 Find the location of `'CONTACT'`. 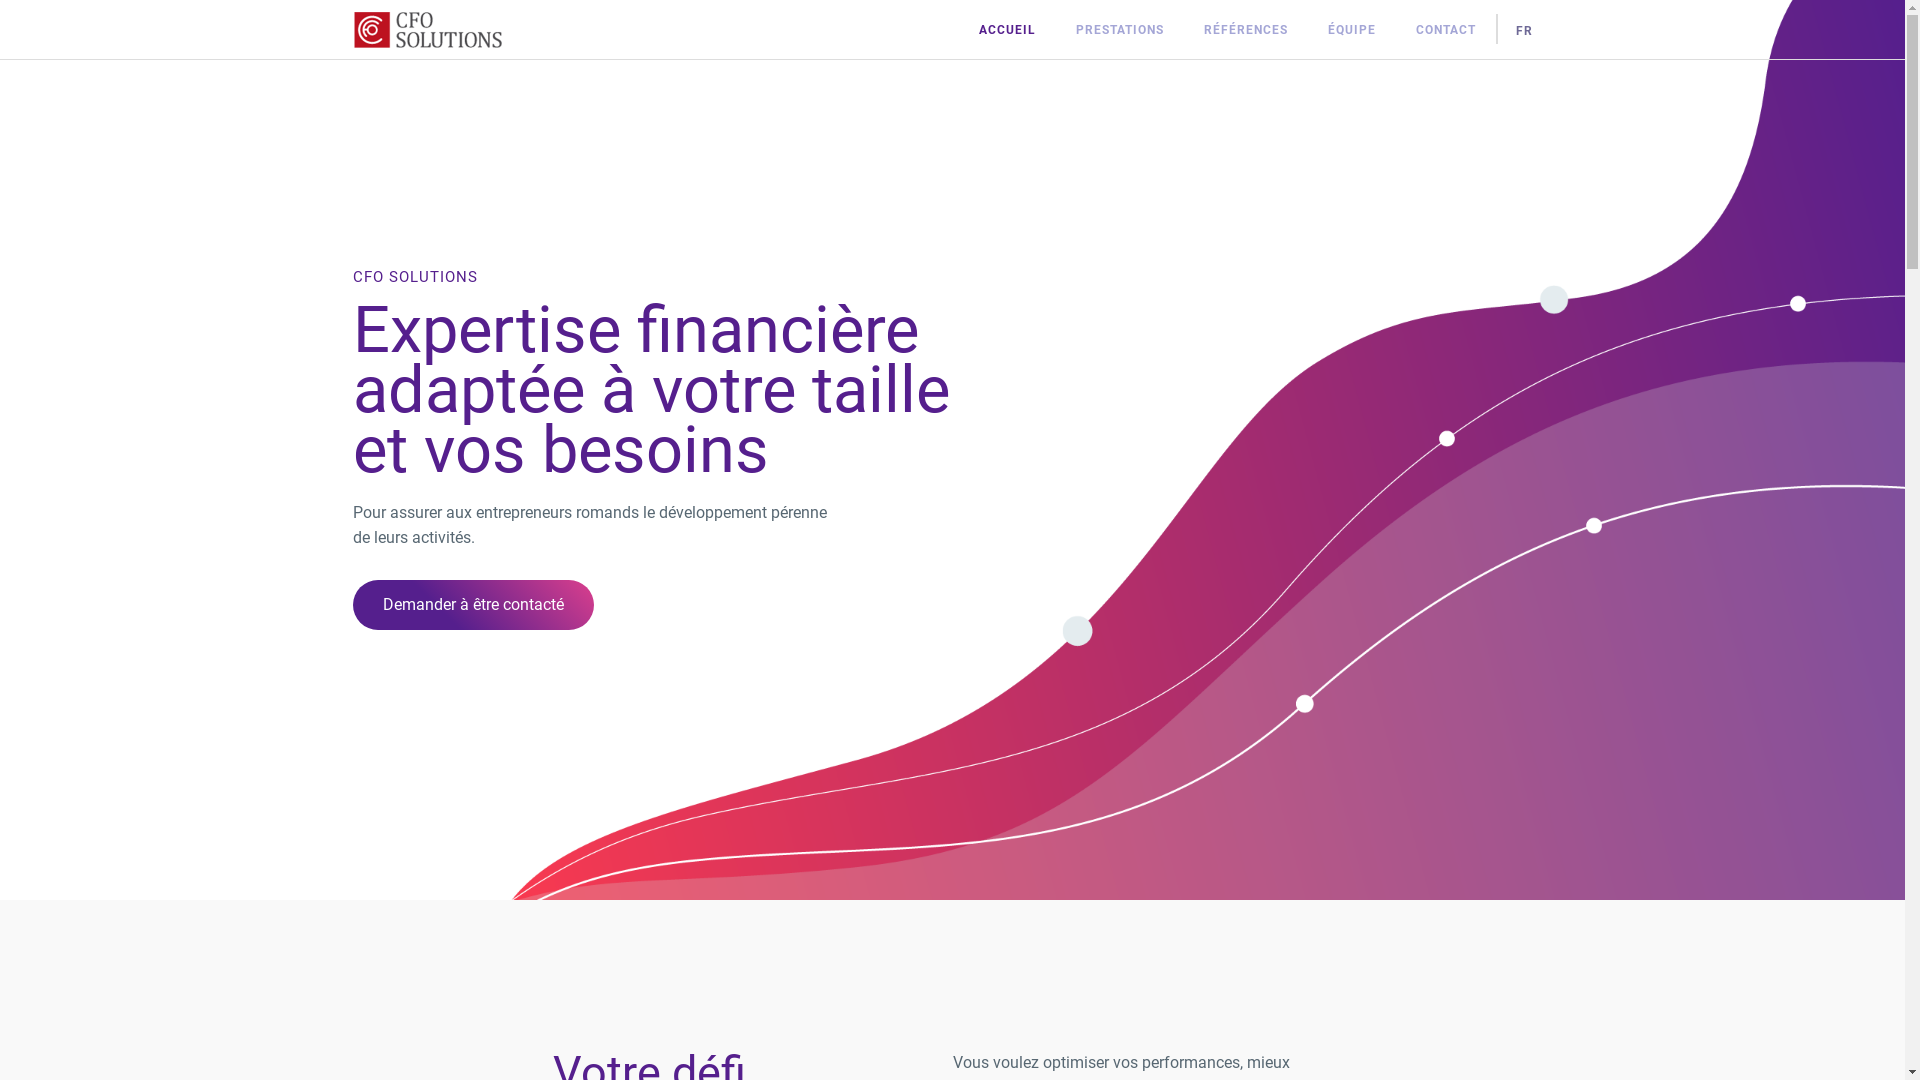

'CONTACT' is located at coordinates (1395, 28).